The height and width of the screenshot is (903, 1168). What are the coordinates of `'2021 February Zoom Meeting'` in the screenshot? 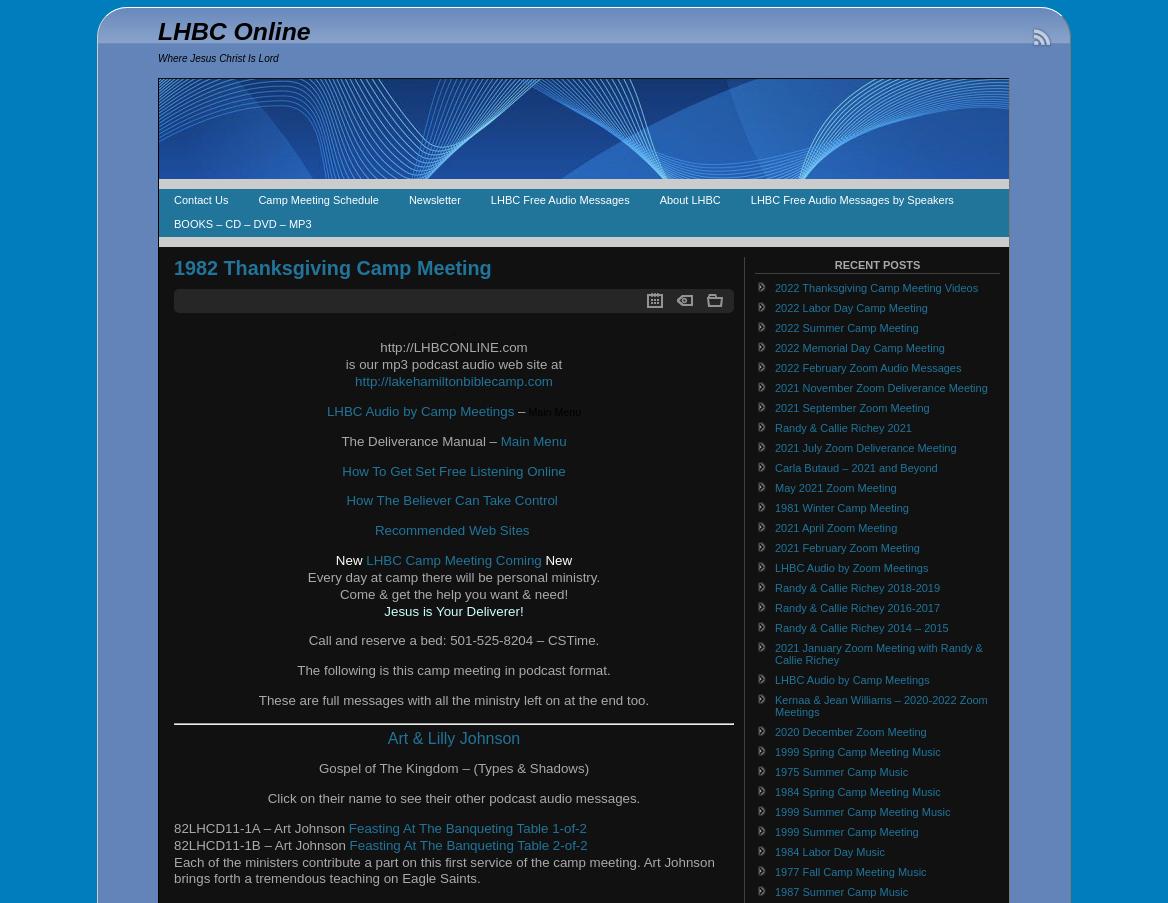 It's located at (846, 546).